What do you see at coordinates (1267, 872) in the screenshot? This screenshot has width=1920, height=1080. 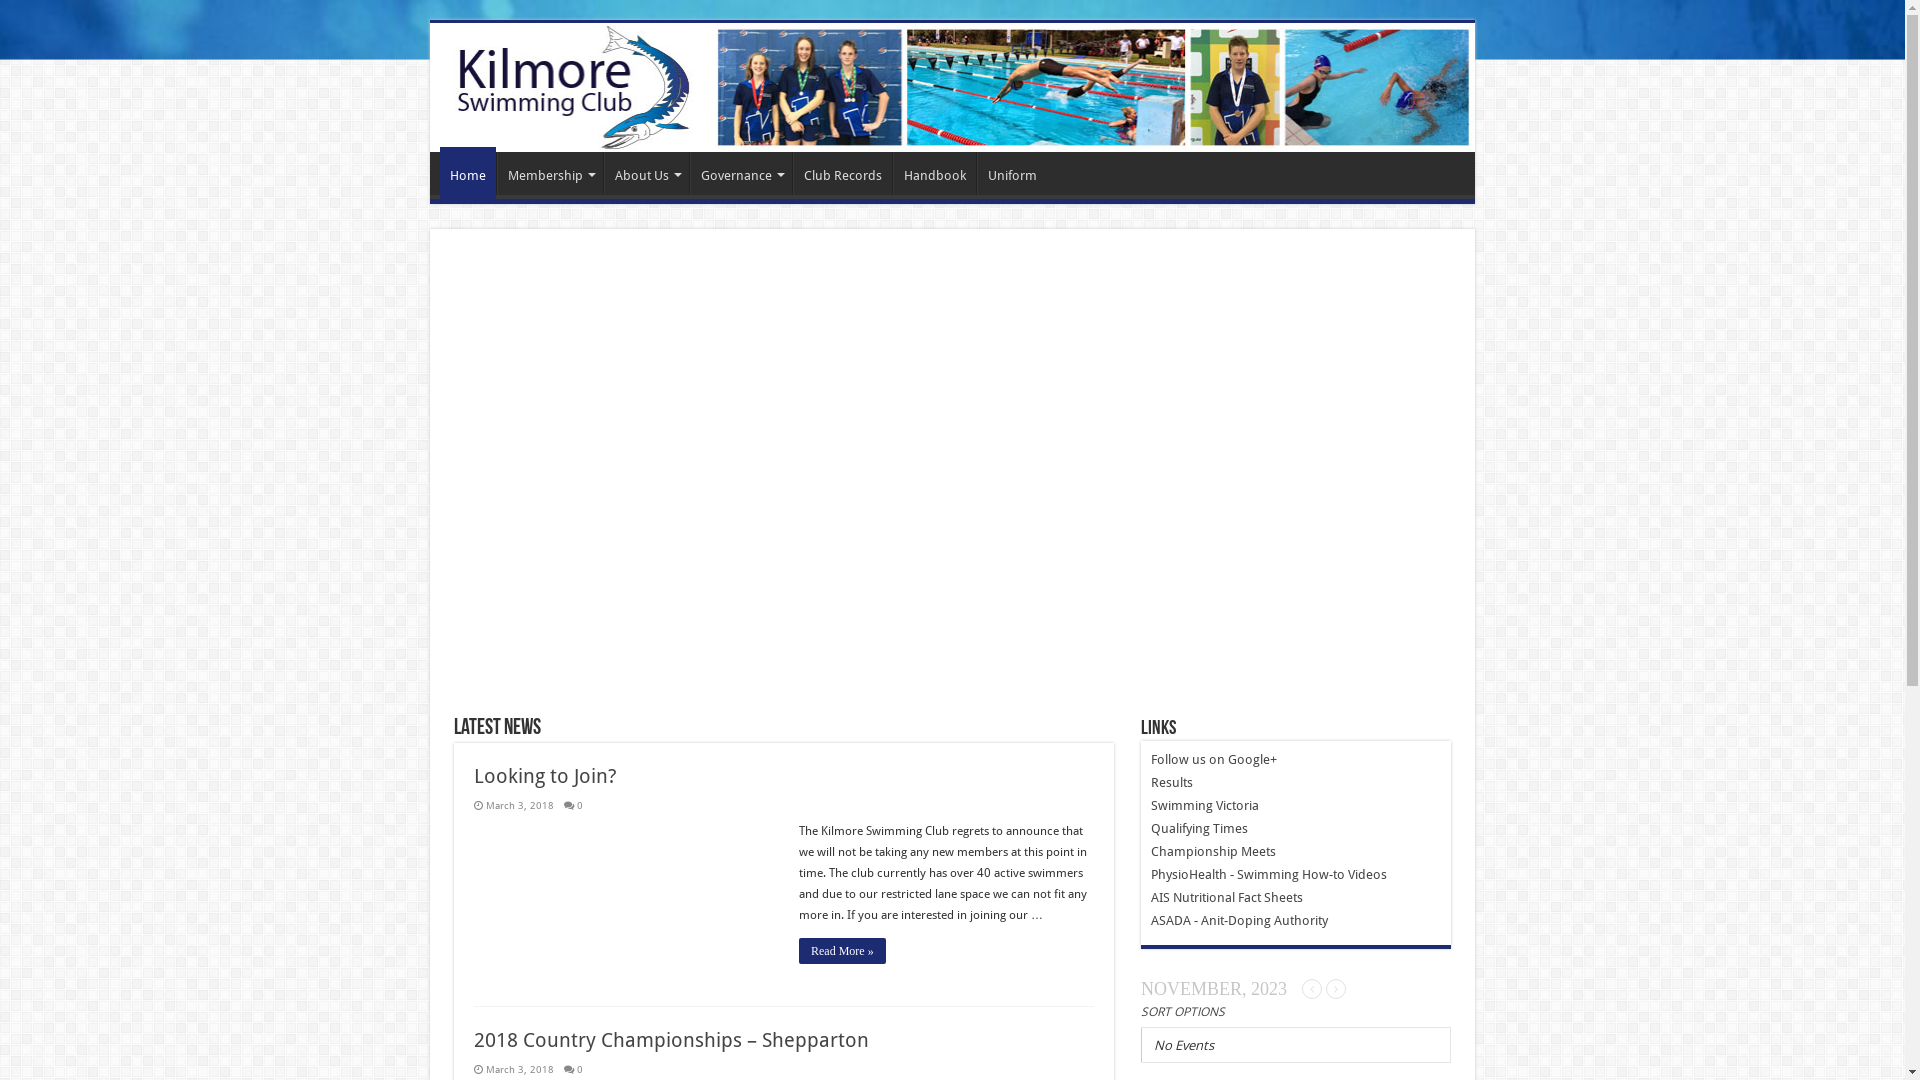 I see `'PhysioHealth - Swimming How-to Videos'` at bounding box center [1267, 872].